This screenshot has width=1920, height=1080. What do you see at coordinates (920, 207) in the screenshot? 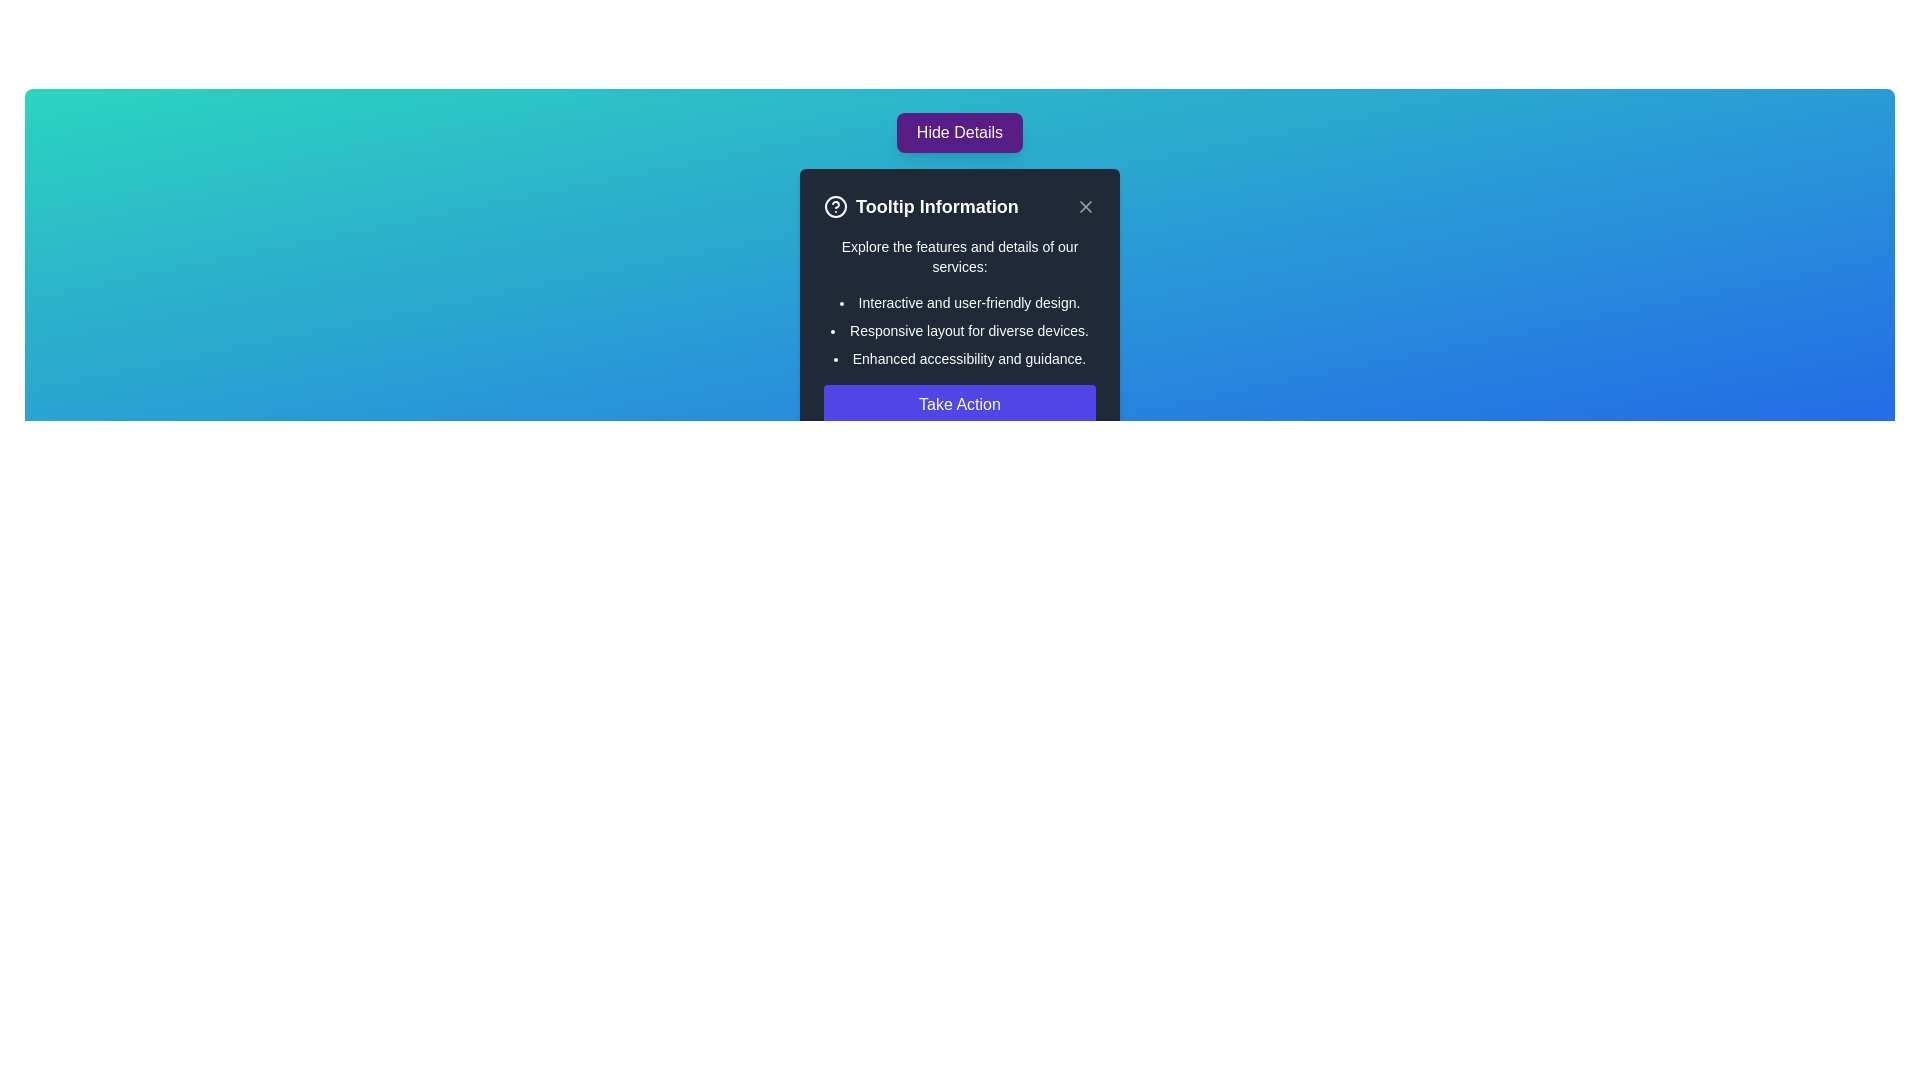
I see `text content from the 'Tooltip Information' text block located in the center top section of the dark-themed popup dialog, which is adjacent to a tooltip icon` at bounding box center [920, 207].